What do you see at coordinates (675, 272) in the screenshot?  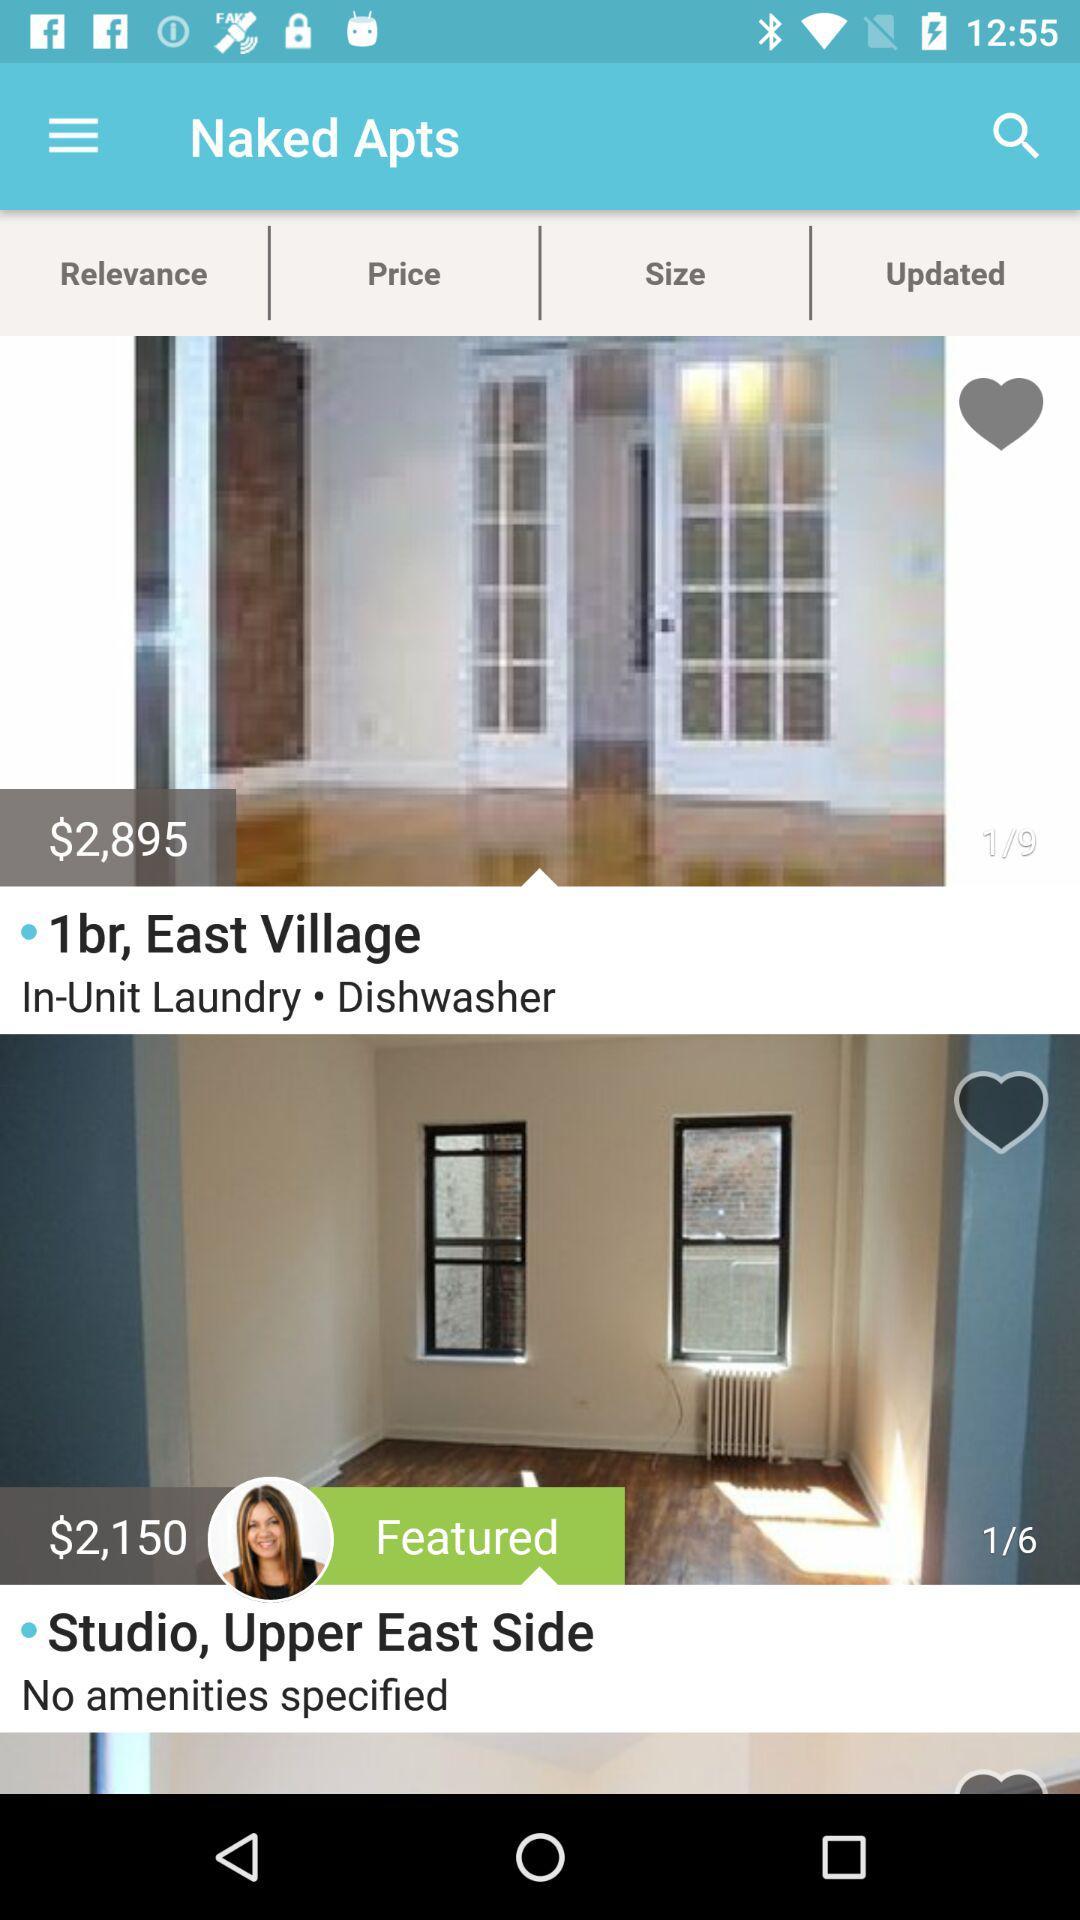 I see `the size` at bounding box center [675, 272].